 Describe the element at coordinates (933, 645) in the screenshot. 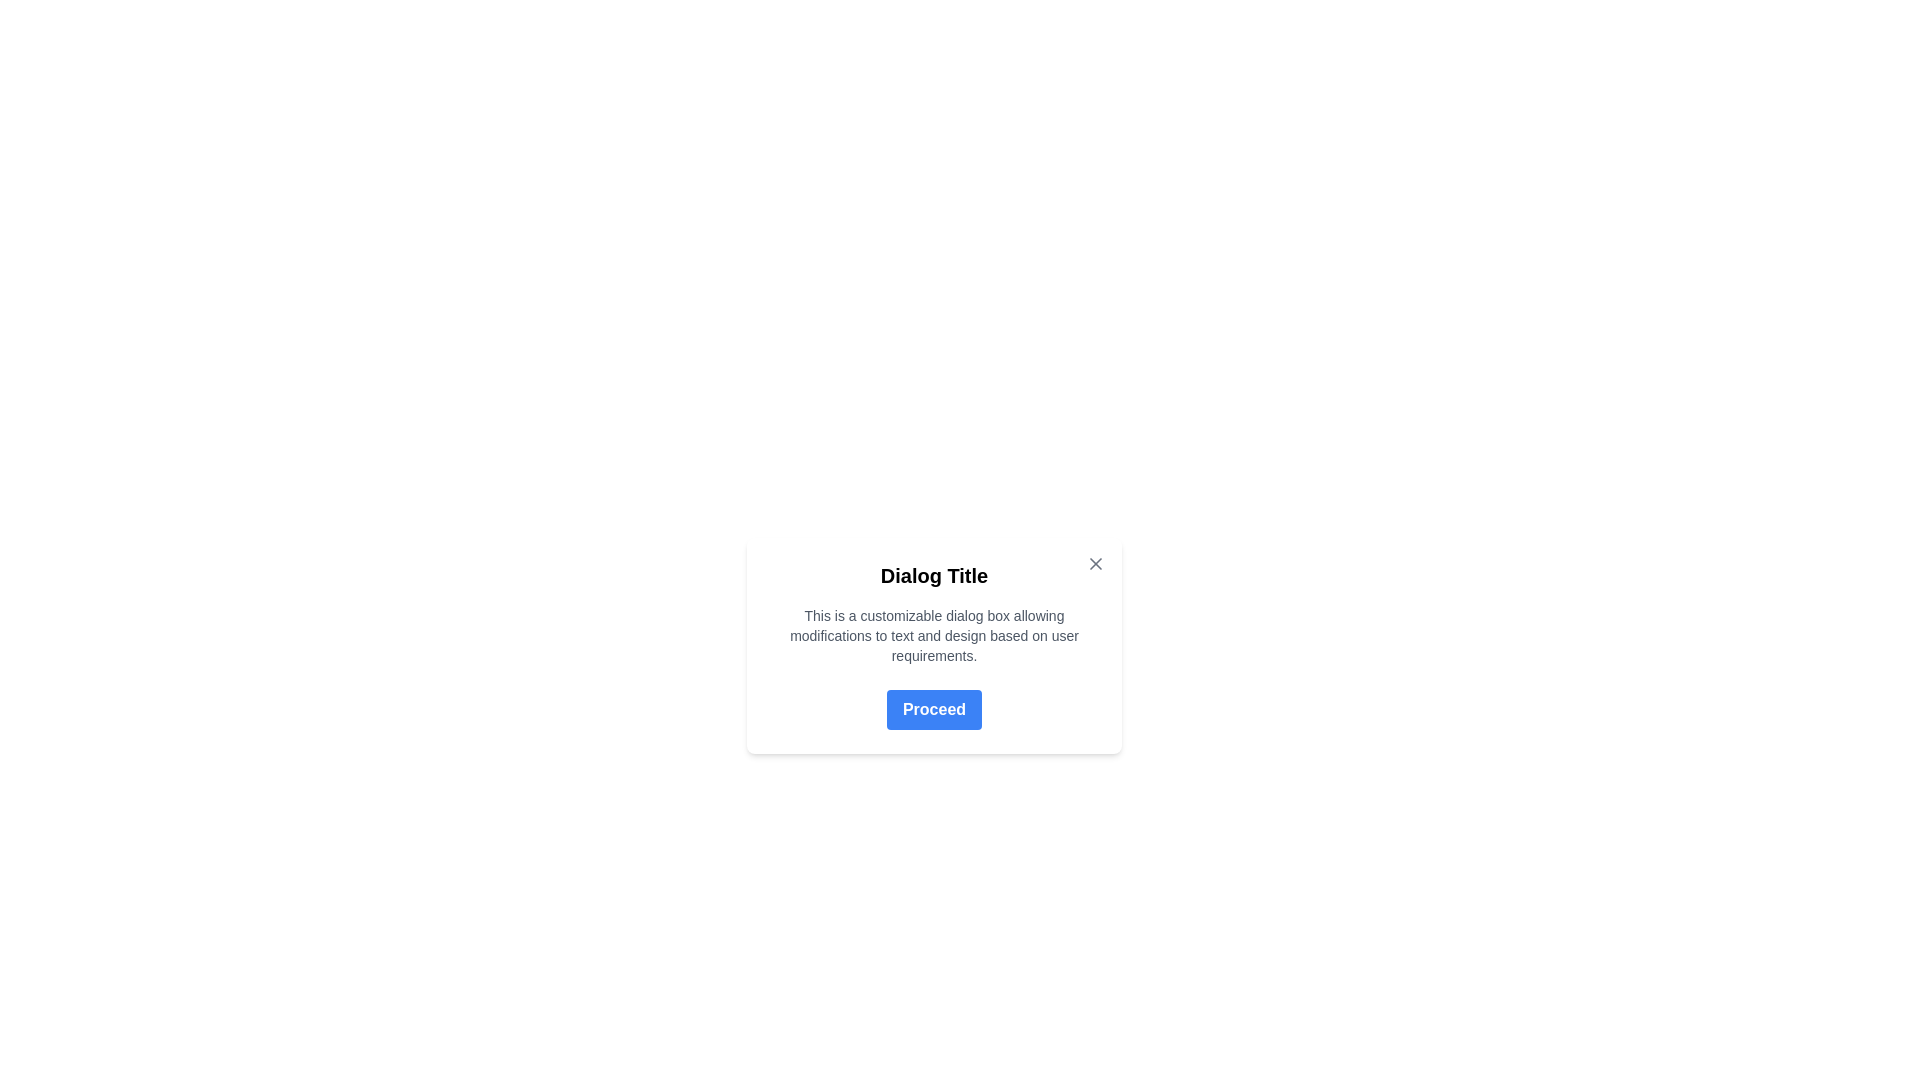

I see `the Modal dialog box which contains a bolded title, explanatory text, and a 'Proceed' button` at that location.